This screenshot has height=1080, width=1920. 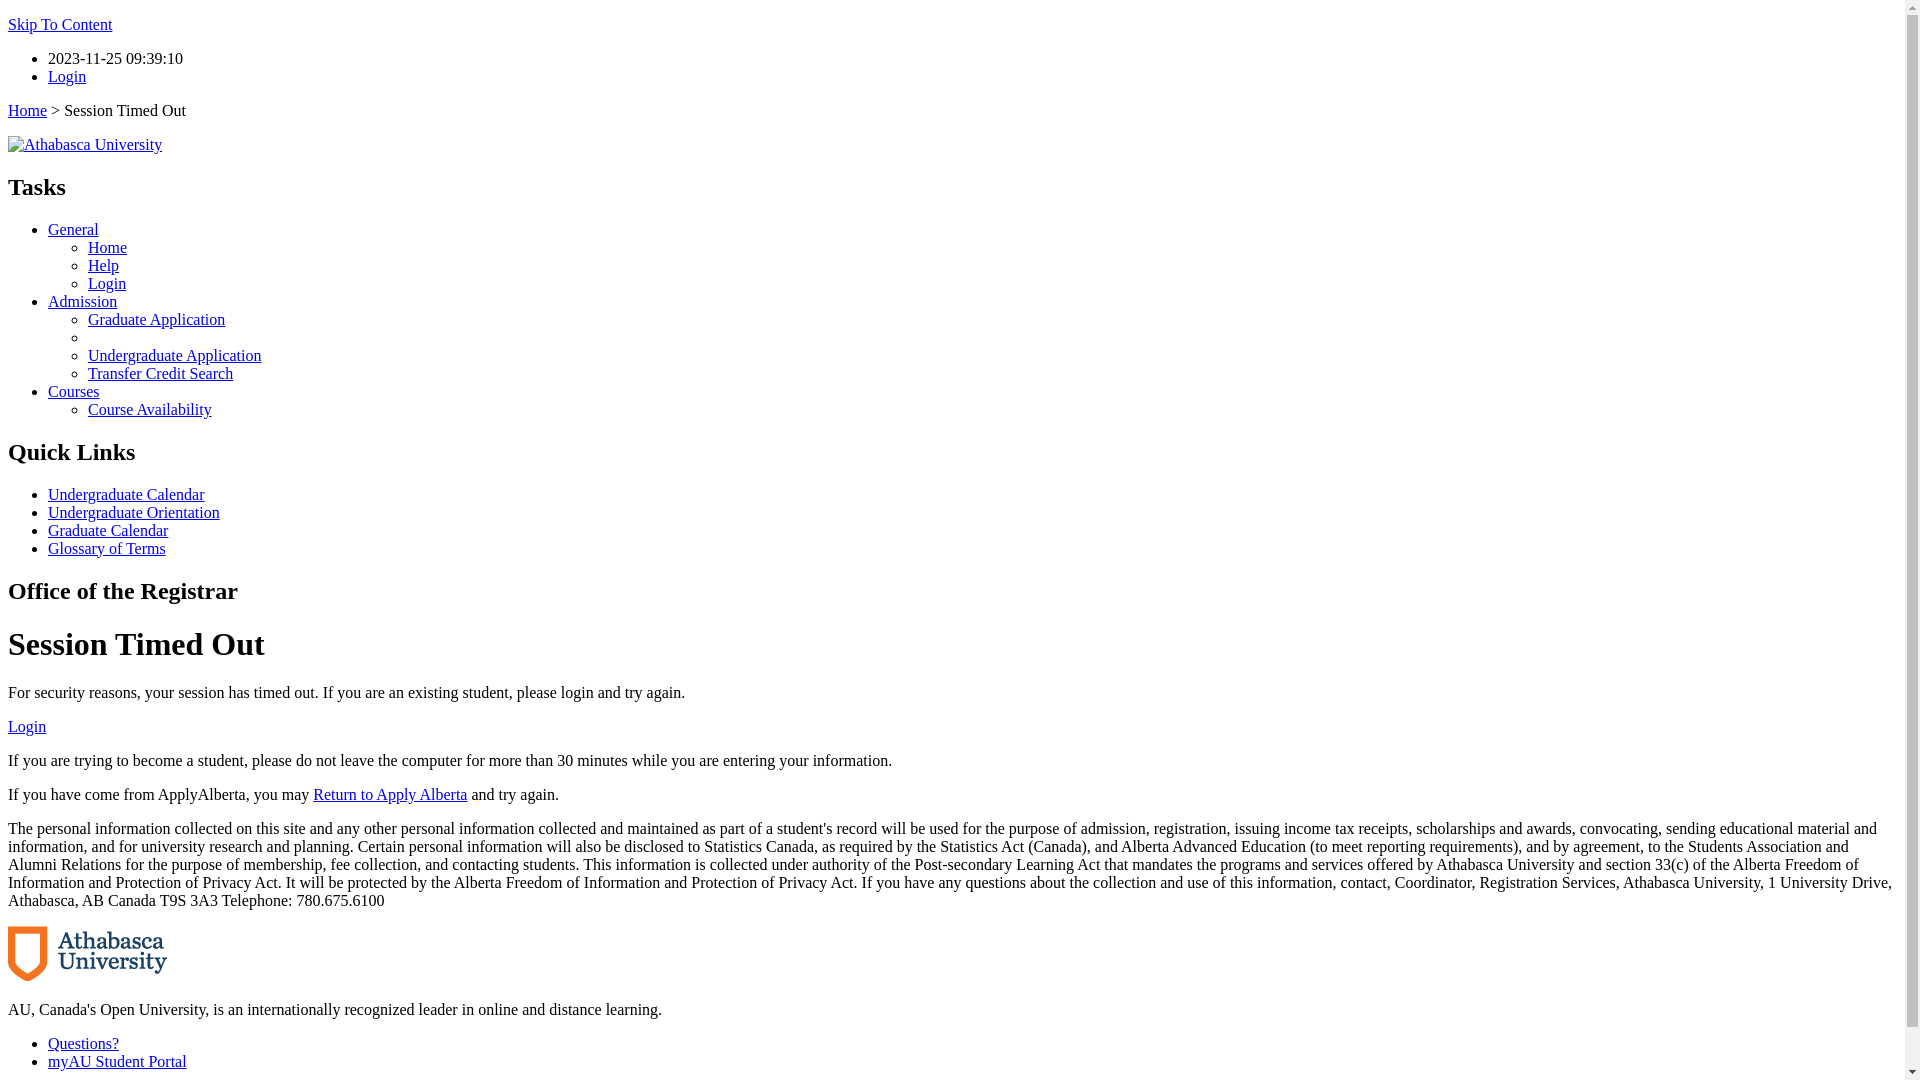 What do you see at coordinates (105, 548) in the screenshot?
I see `'Glossary of Terms'` at bounding box center [105, 548].